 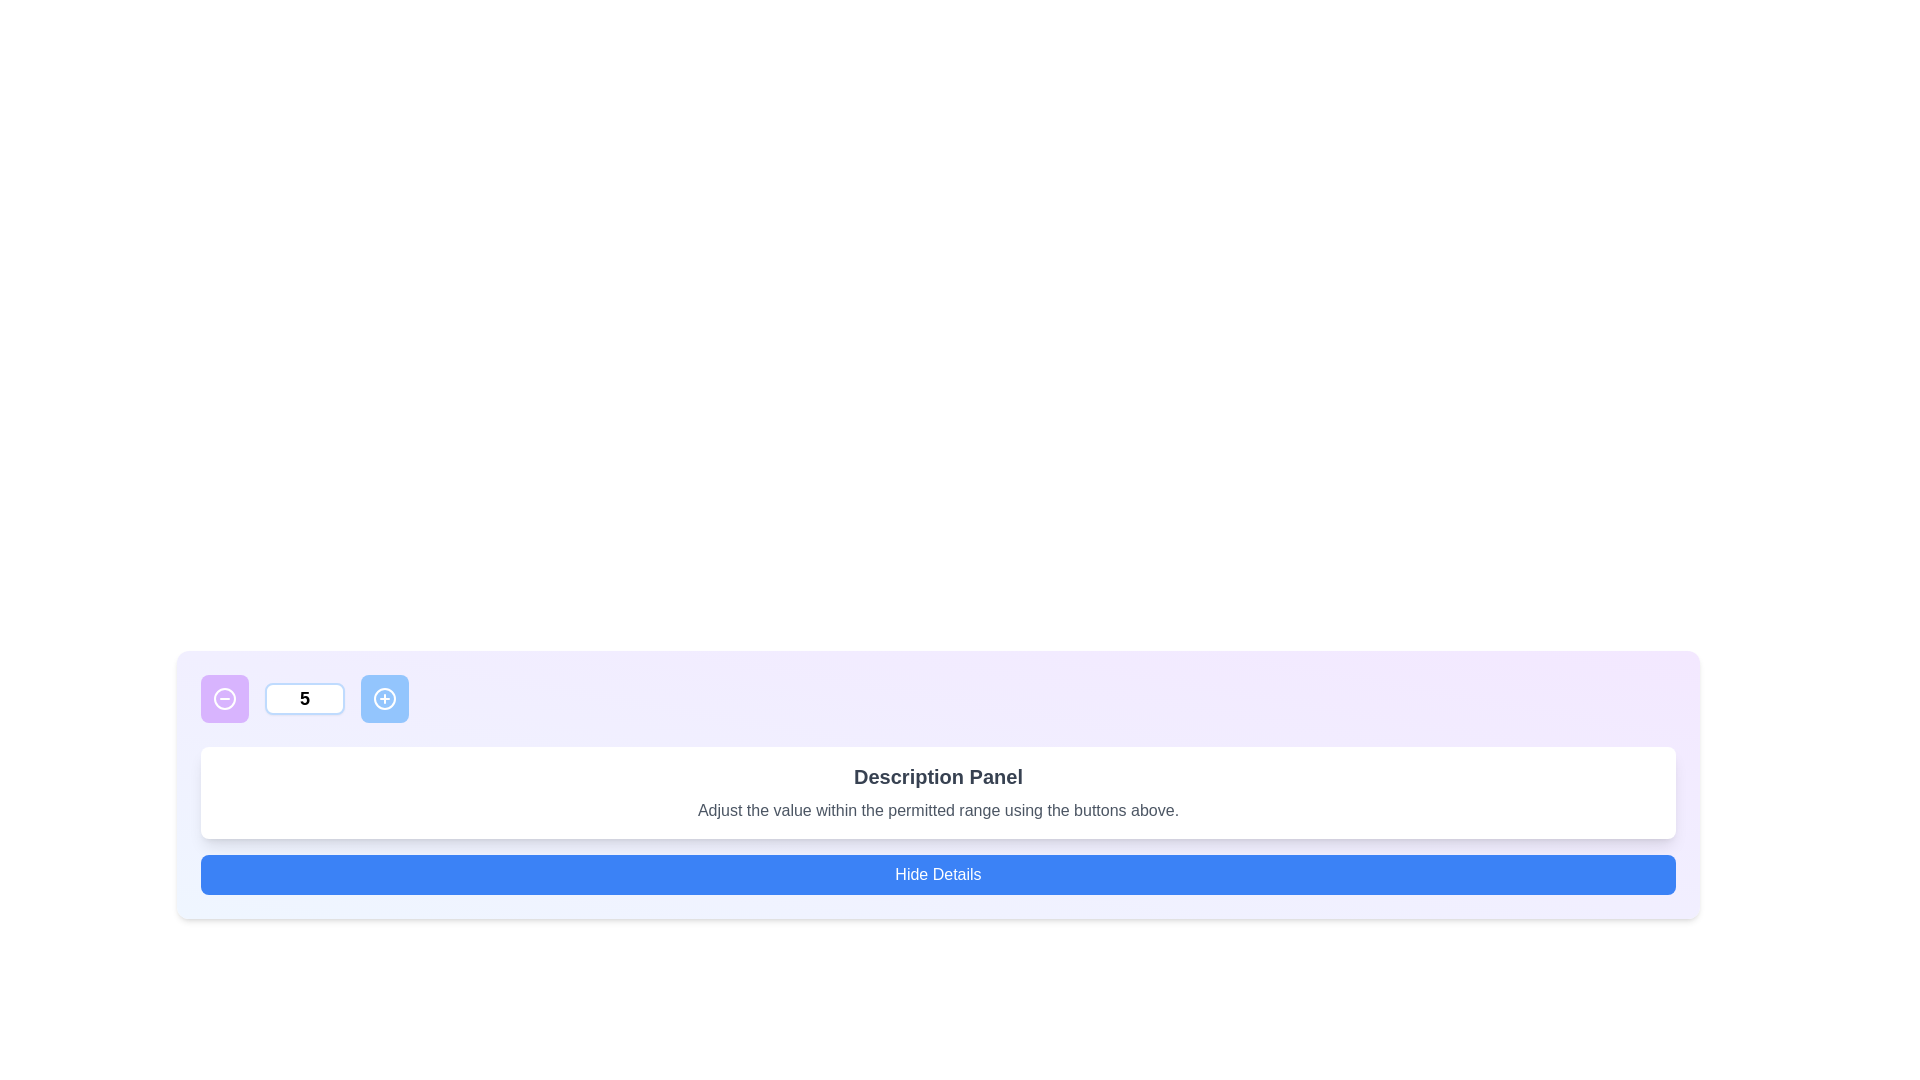 I want to click on the increment button, which is the third element in a horizontal row on a purple background, so click(x=384, y=697).